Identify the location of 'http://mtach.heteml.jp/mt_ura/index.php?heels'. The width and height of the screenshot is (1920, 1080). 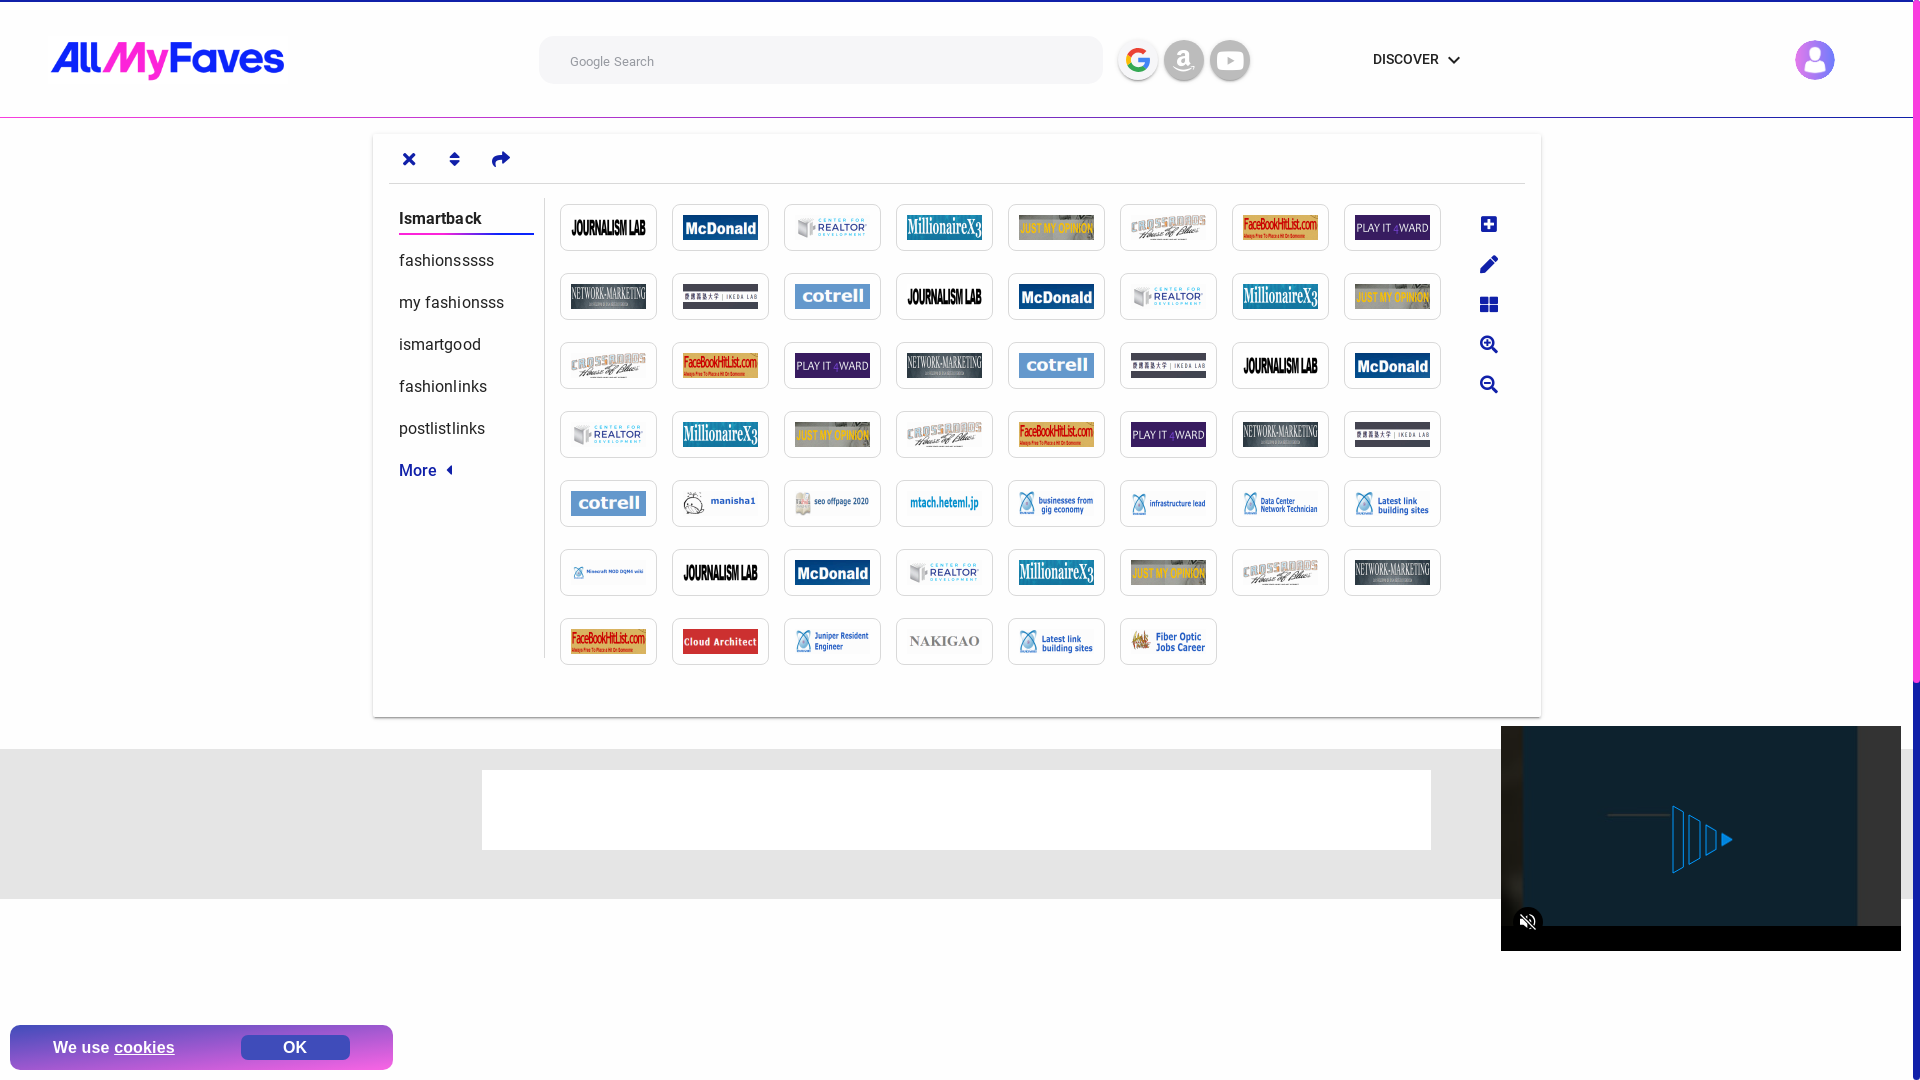
(895, 502).